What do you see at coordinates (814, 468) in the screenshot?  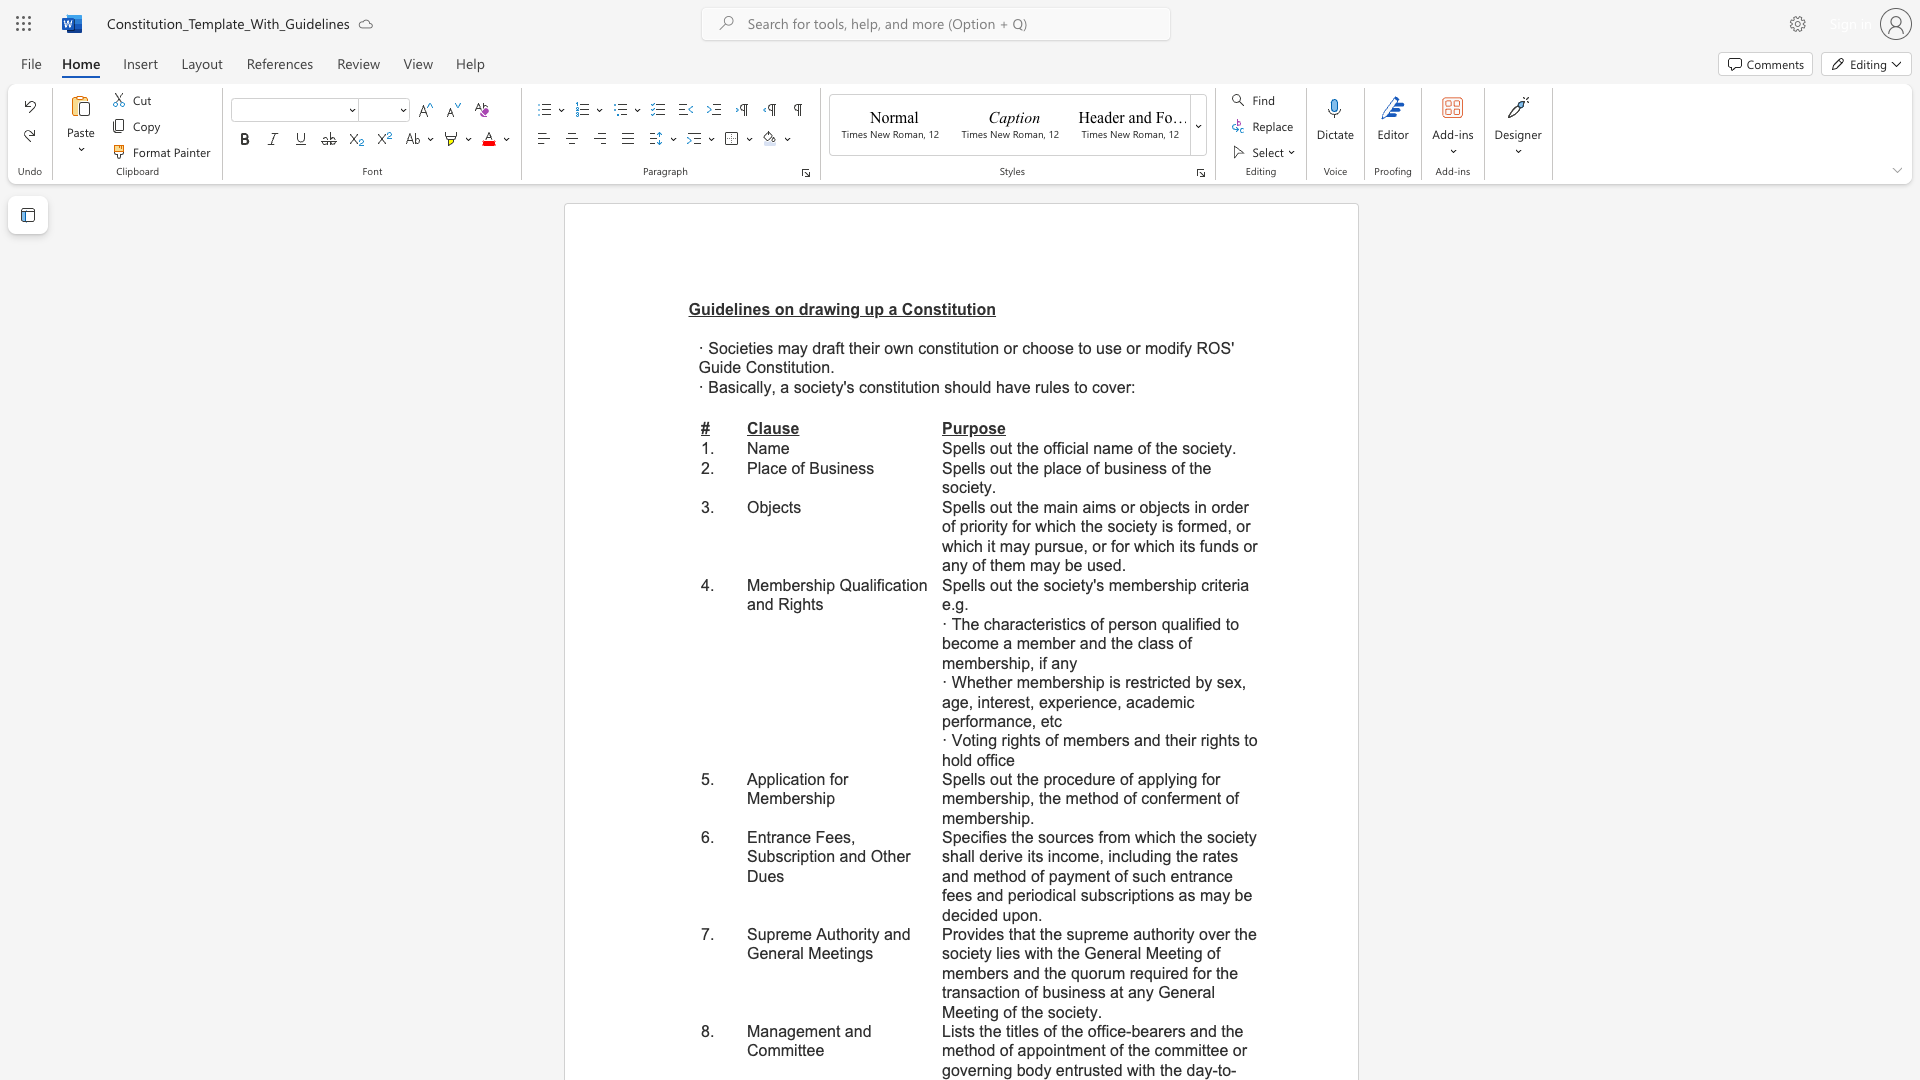 I see `the 1th character "B" in the text` at bounding box center [814, 468].